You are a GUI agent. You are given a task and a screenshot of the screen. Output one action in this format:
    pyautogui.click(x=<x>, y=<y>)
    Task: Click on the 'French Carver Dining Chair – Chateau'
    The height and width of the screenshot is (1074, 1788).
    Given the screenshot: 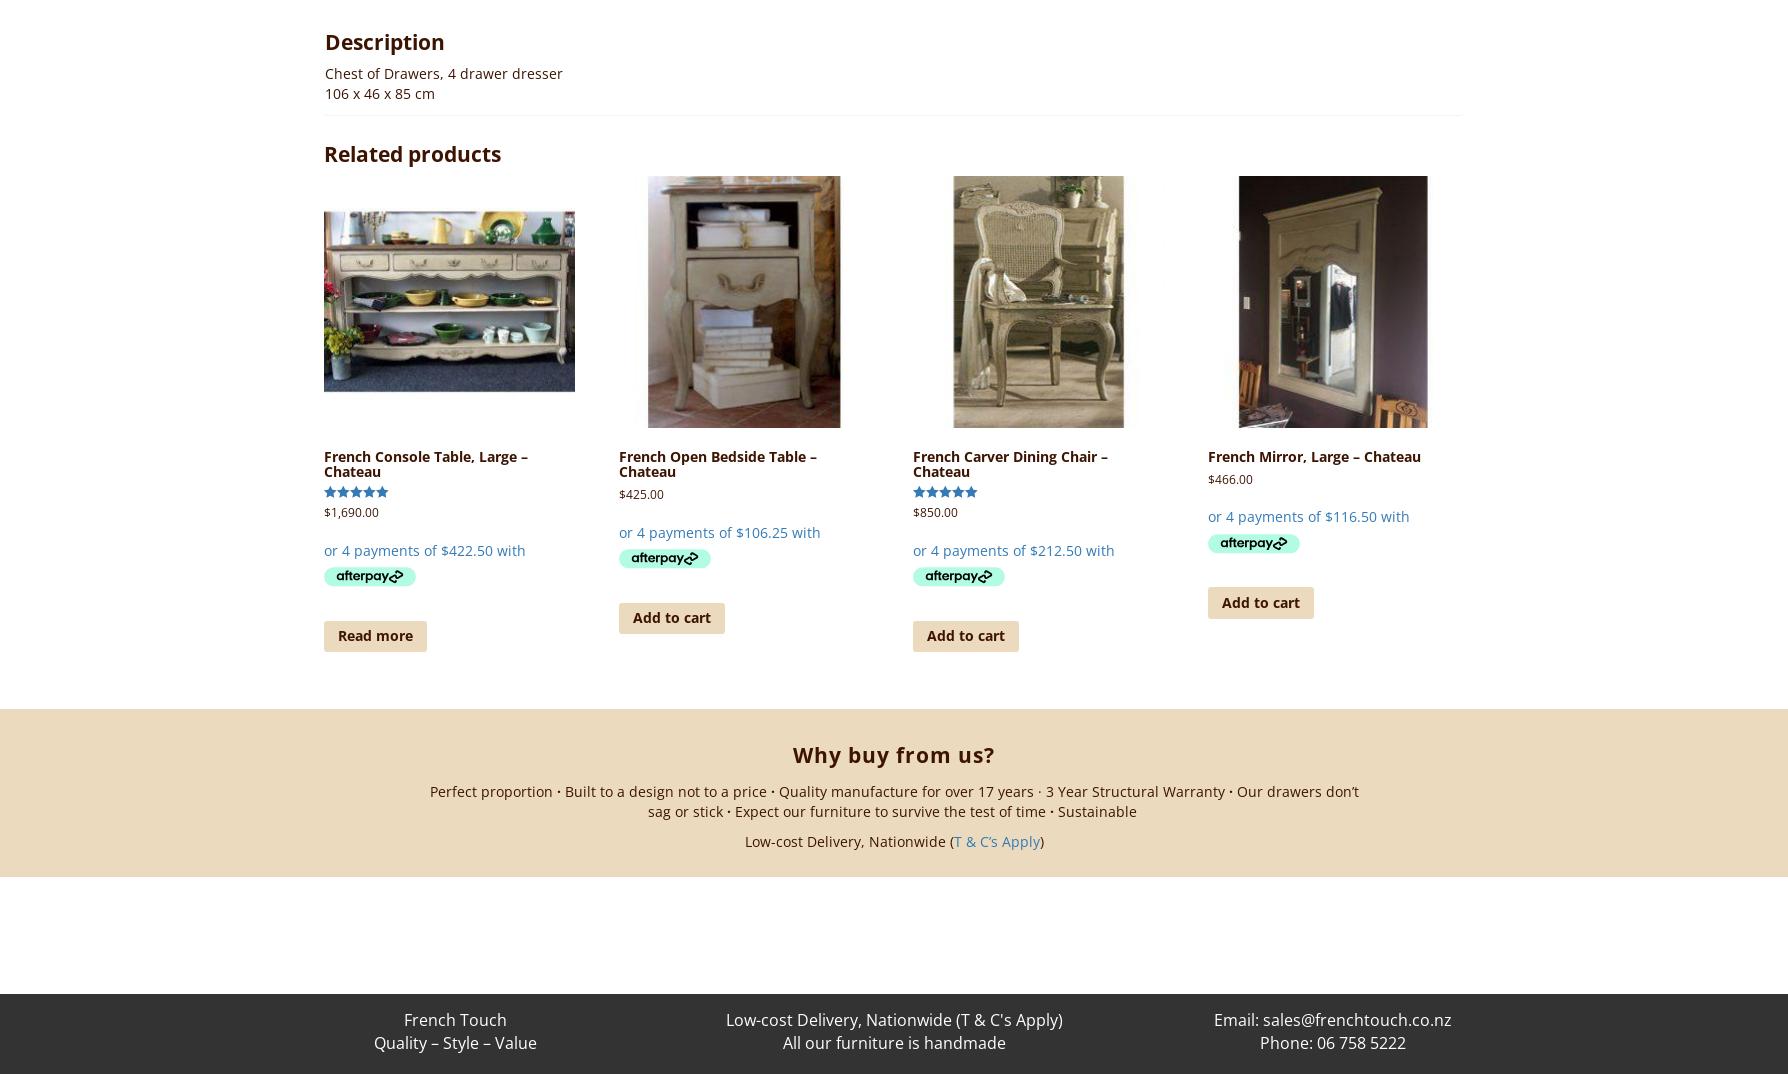 What is the action you would take?
    pyautogui.click(x=912, y=462)
    